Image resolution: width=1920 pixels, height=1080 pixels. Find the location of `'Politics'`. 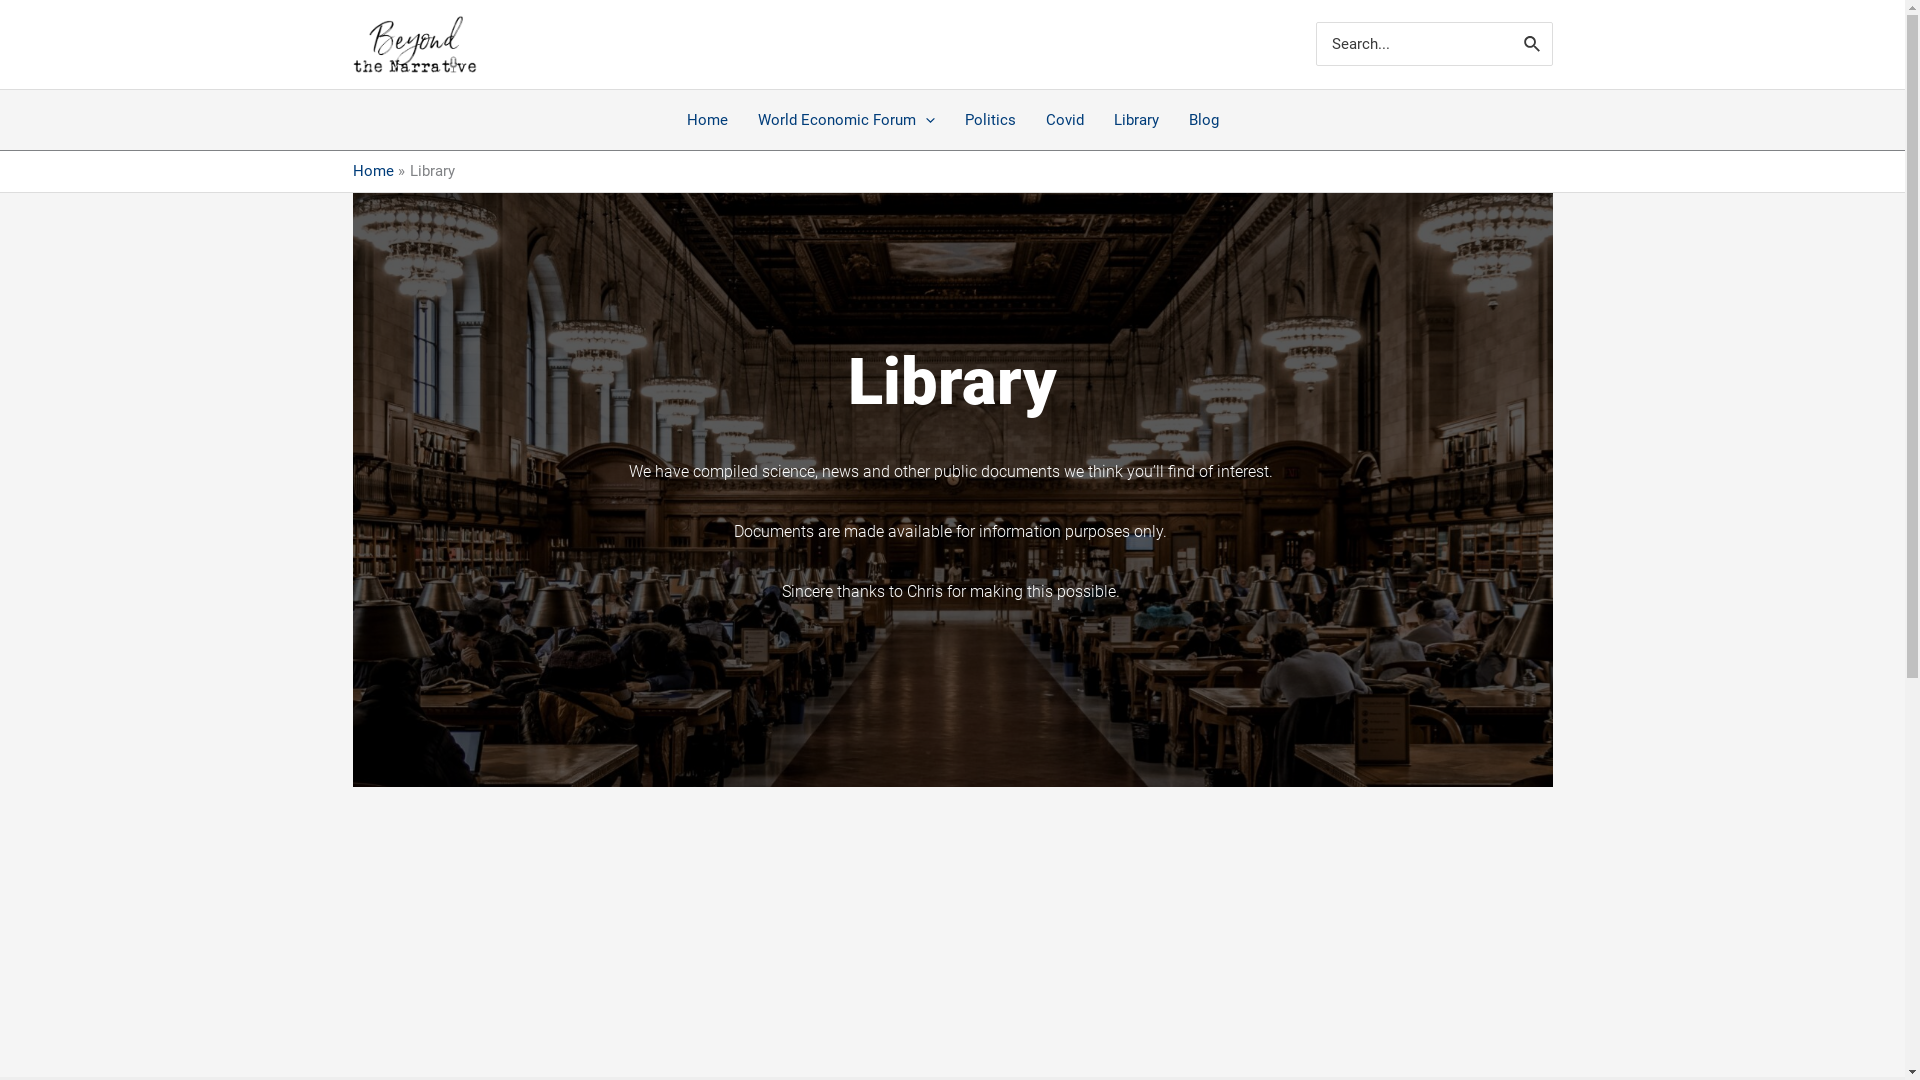

'Politics' is located at coordinates (949, 119).